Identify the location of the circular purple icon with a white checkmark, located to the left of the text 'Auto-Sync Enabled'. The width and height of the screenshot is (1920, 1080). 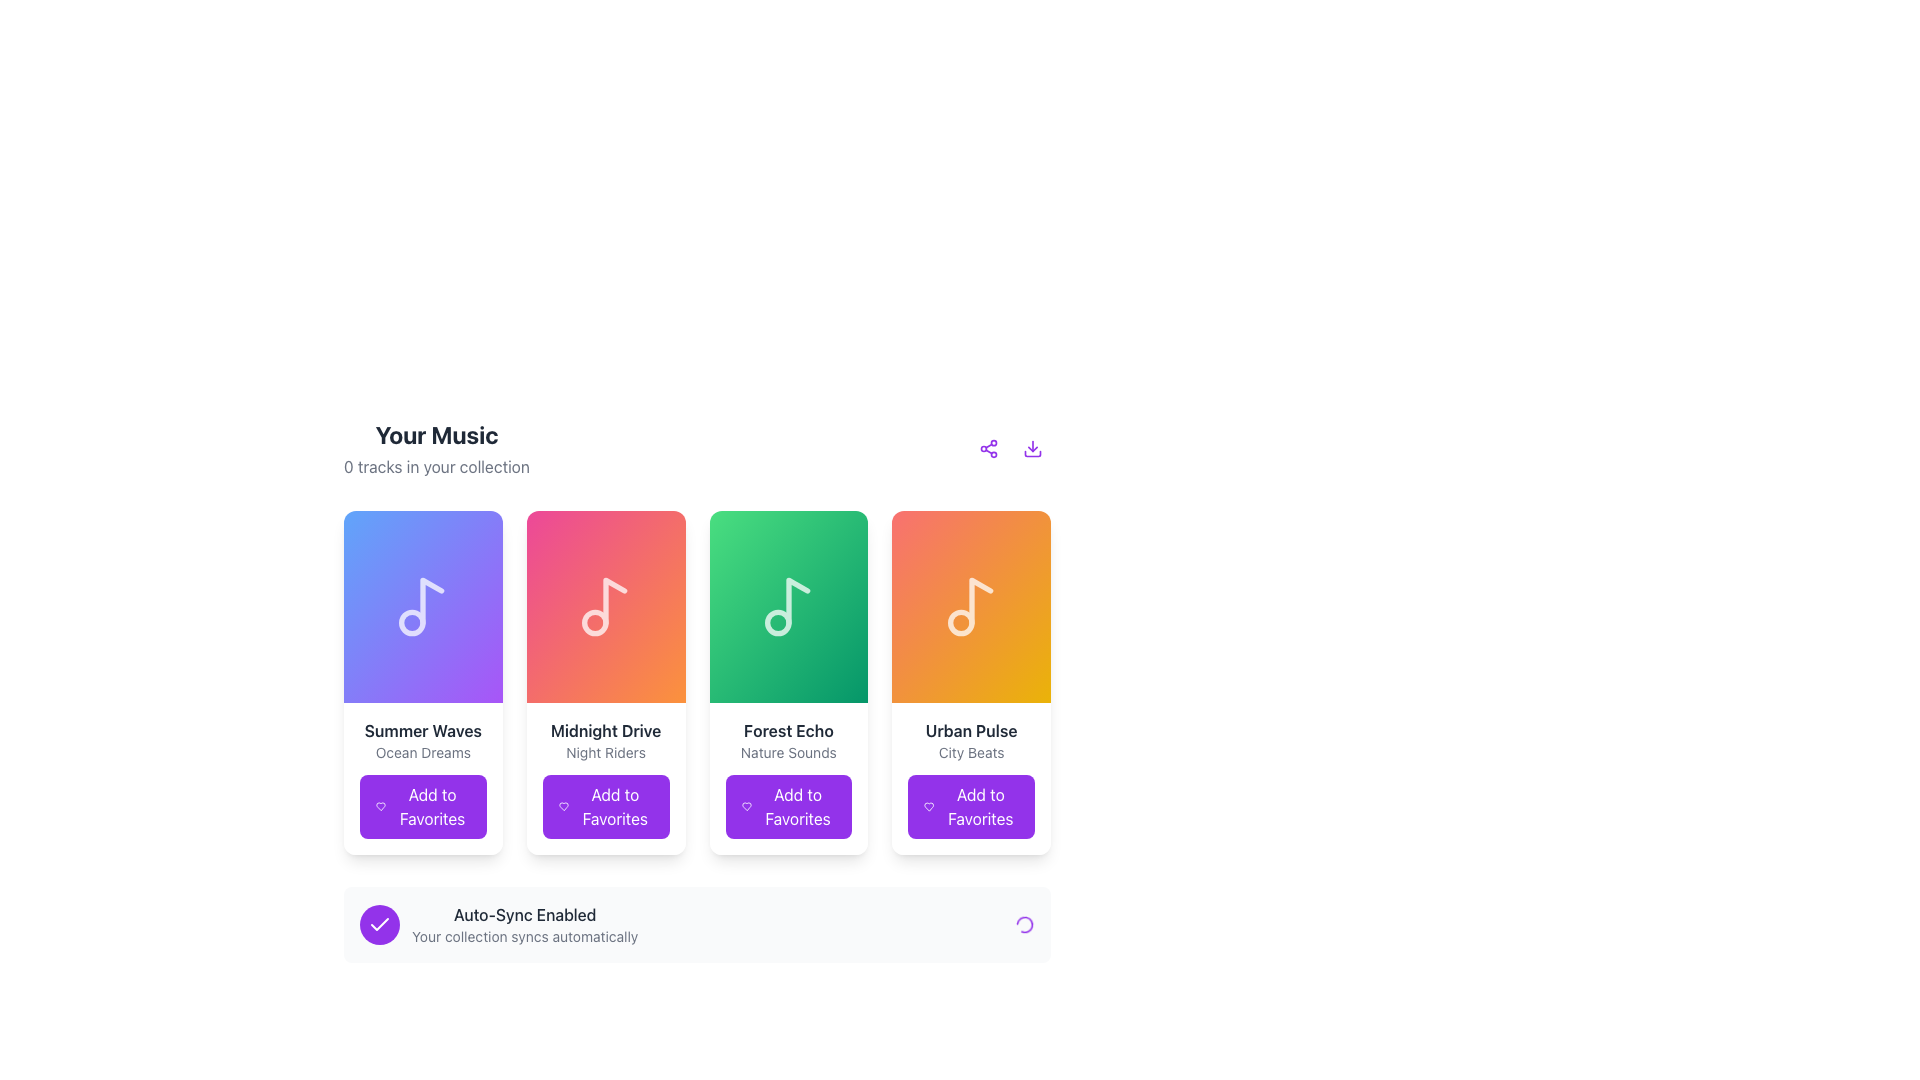
(379, 925).